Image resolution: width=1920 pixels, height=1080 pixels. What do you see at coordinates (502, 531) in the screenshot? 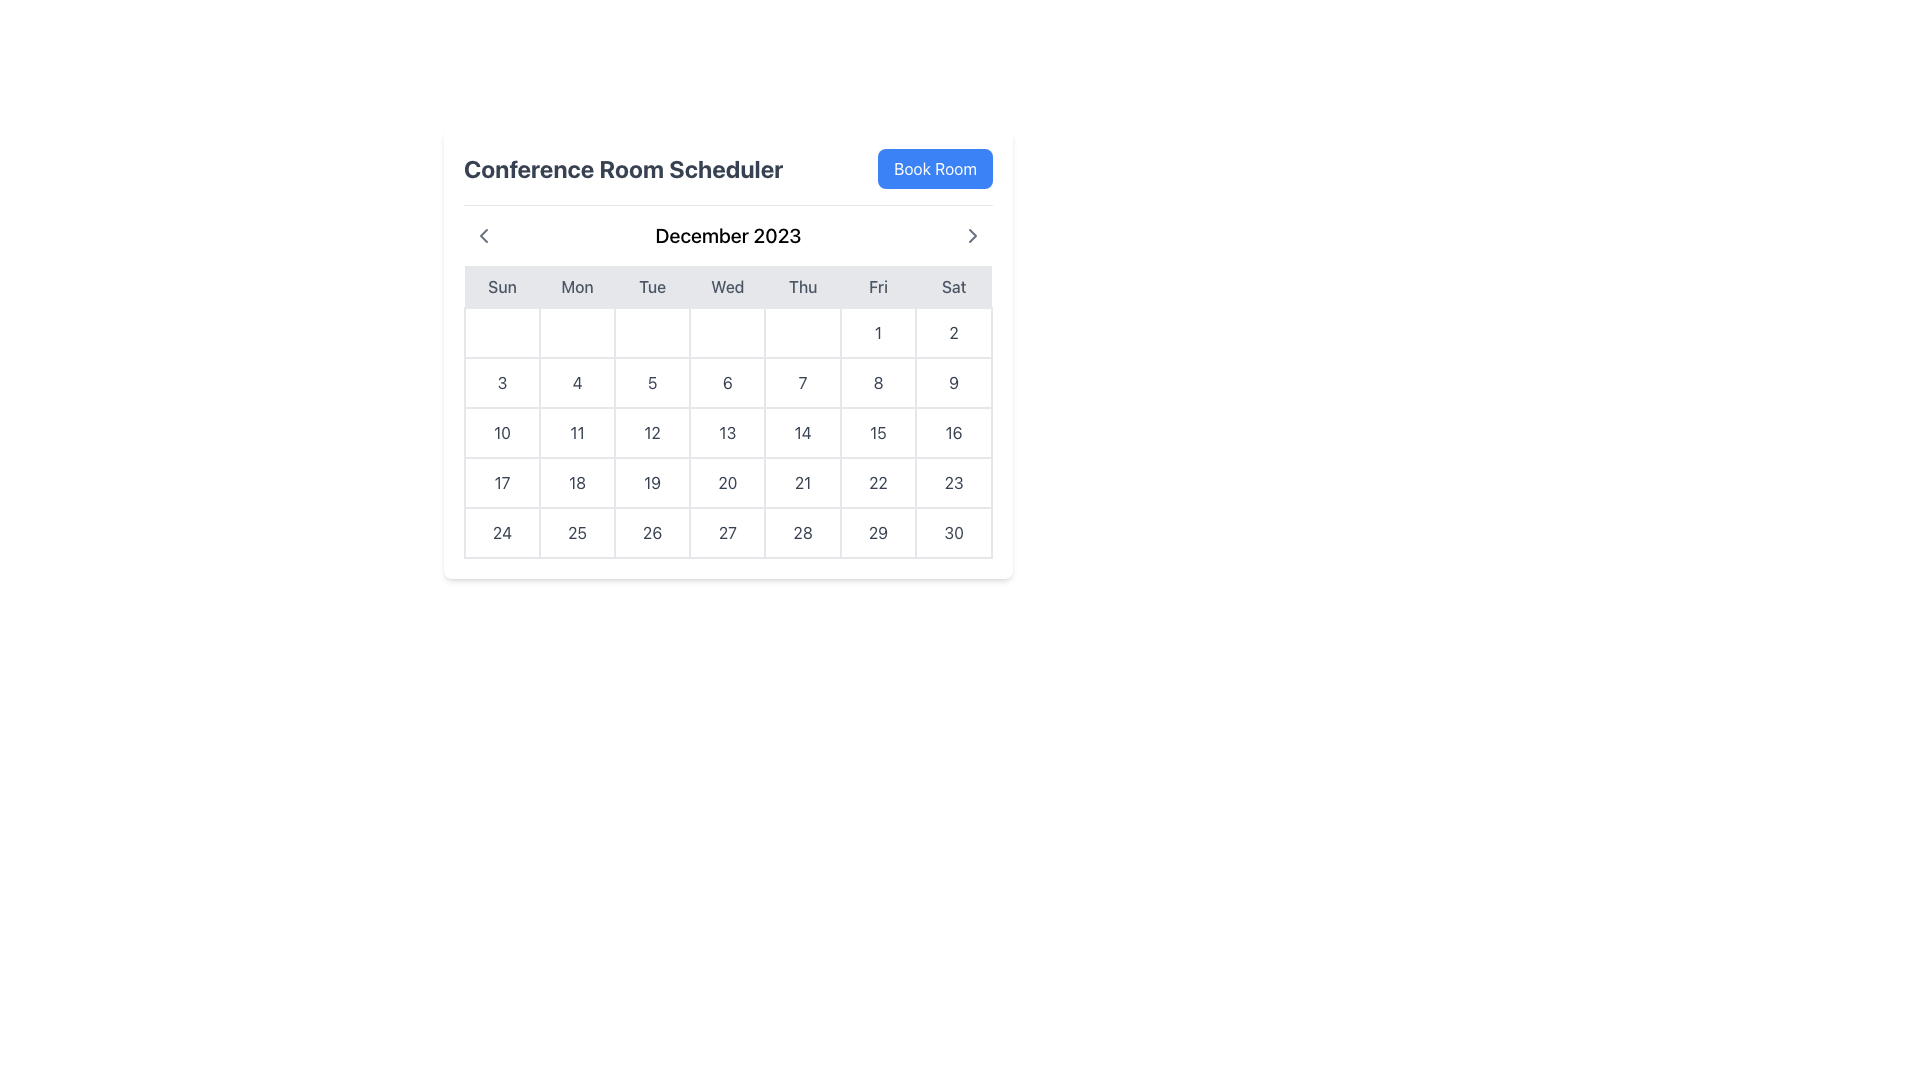
I see `the Calendar date box representing the date '24' located under the 'Sun' column in the weekly grid` at bounding box center [502, 531].